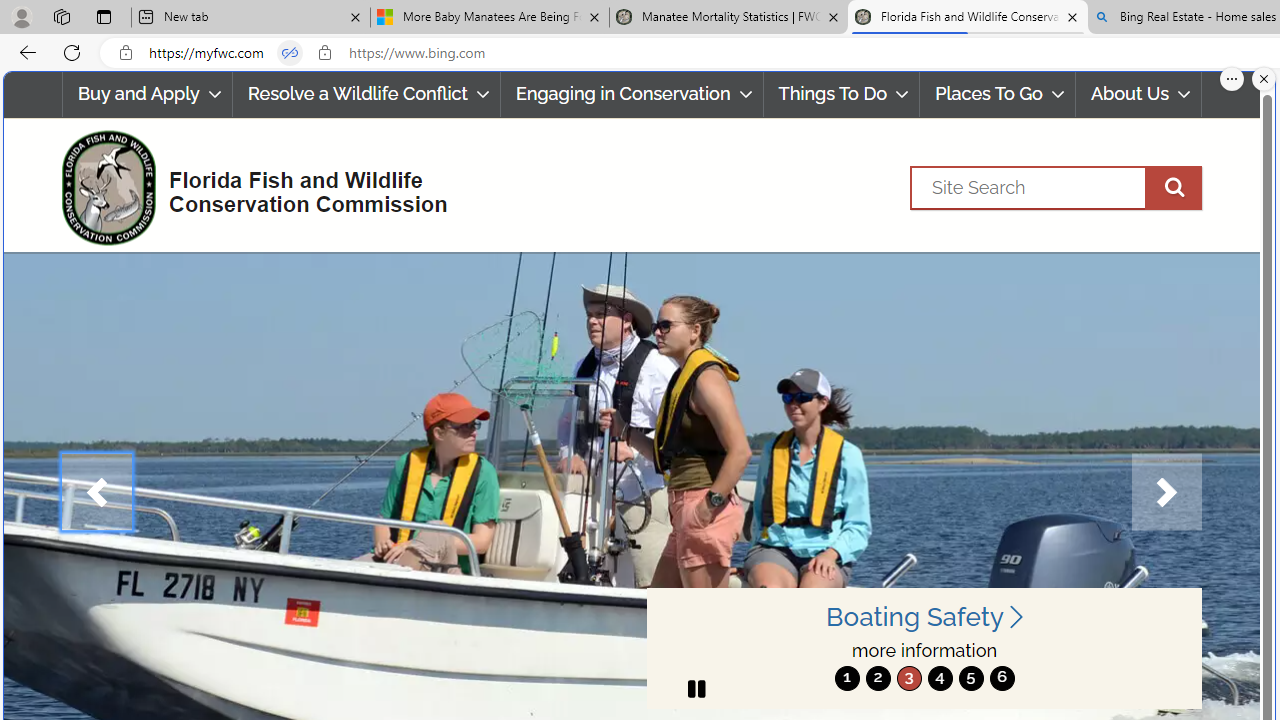 This screenshot has height=720, width=1280. I want to click on 'Refresh', so click(72, 51).